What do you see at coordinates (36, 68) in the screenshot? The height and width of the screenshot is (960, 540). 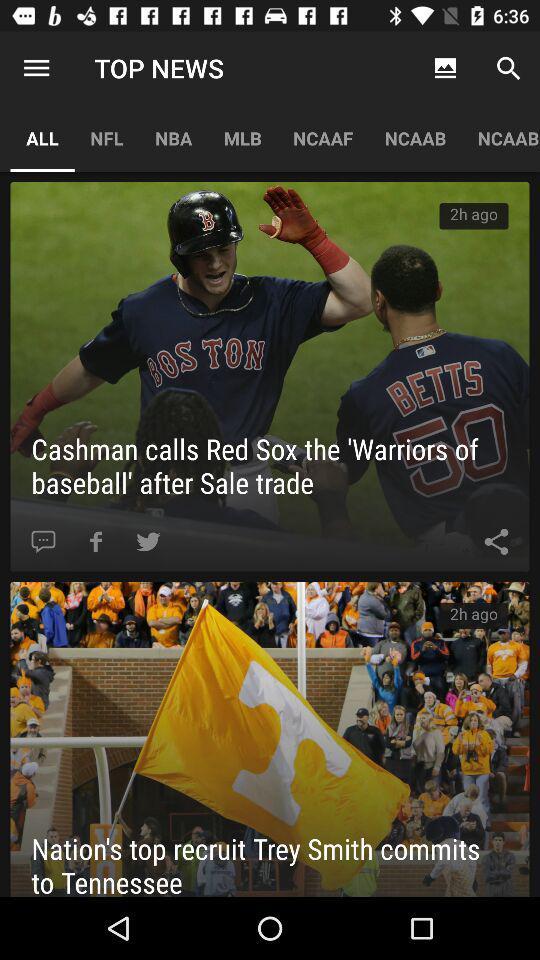 I see `the item to the left of the nfl icon` at bounding box center [36, 68].